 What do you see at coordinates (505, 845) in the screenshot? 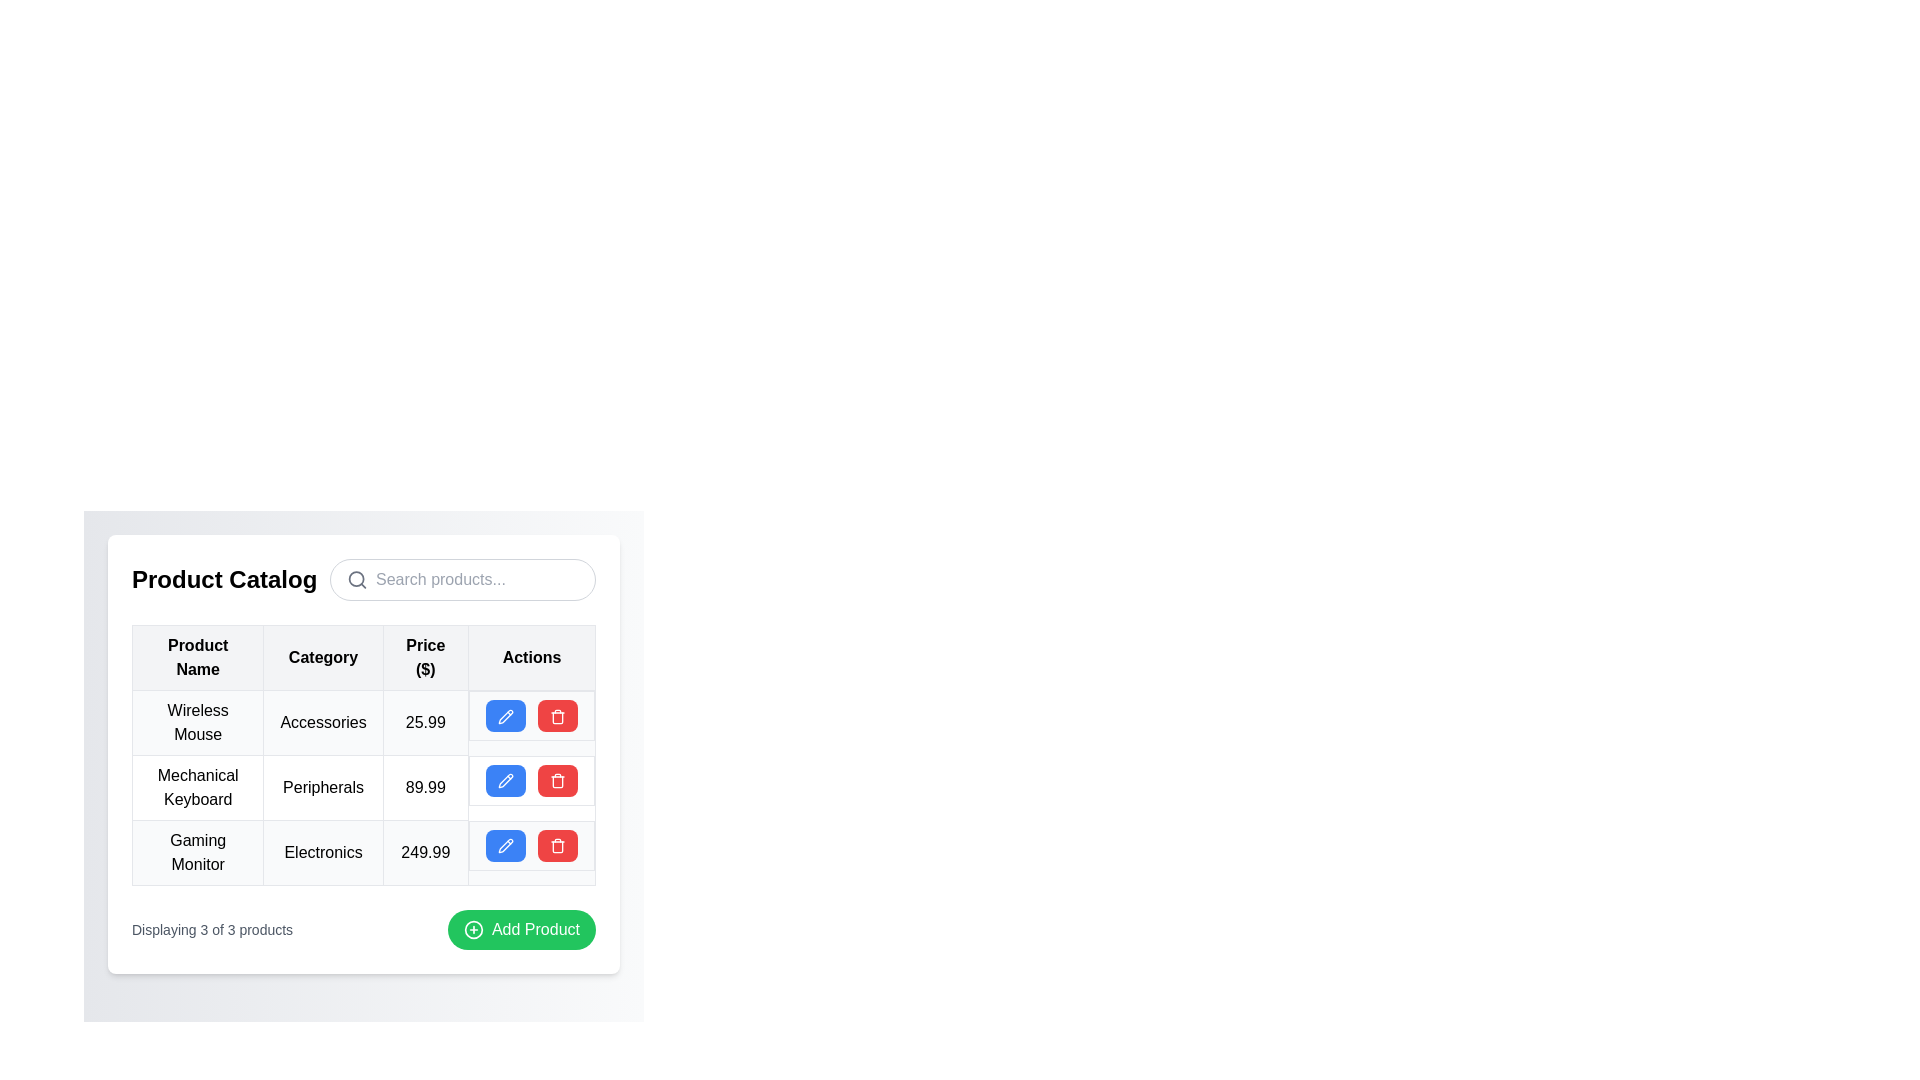
I see `the edit button in the 'Actions' column for the 'Gaming Monitor' entry` at bounding box center [505, 845].